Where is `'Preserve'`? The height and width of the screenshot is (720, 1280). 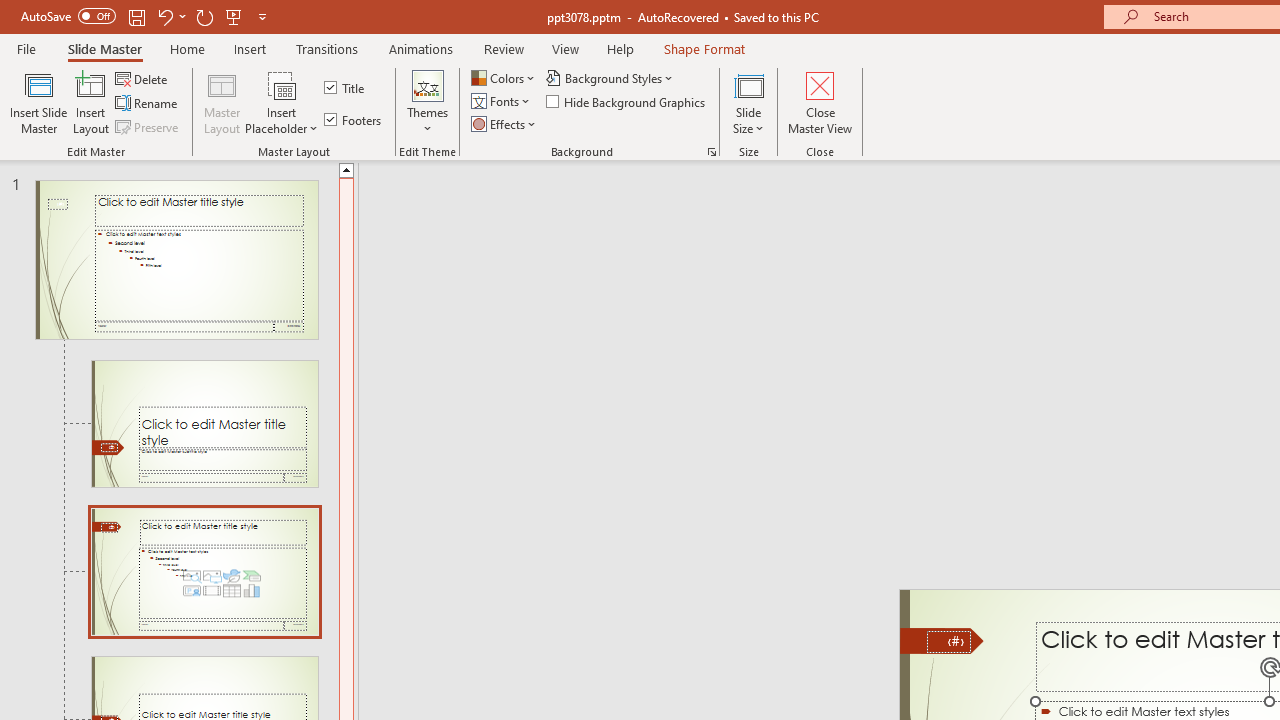
'Preserve' is located at coordinates (148, 127).